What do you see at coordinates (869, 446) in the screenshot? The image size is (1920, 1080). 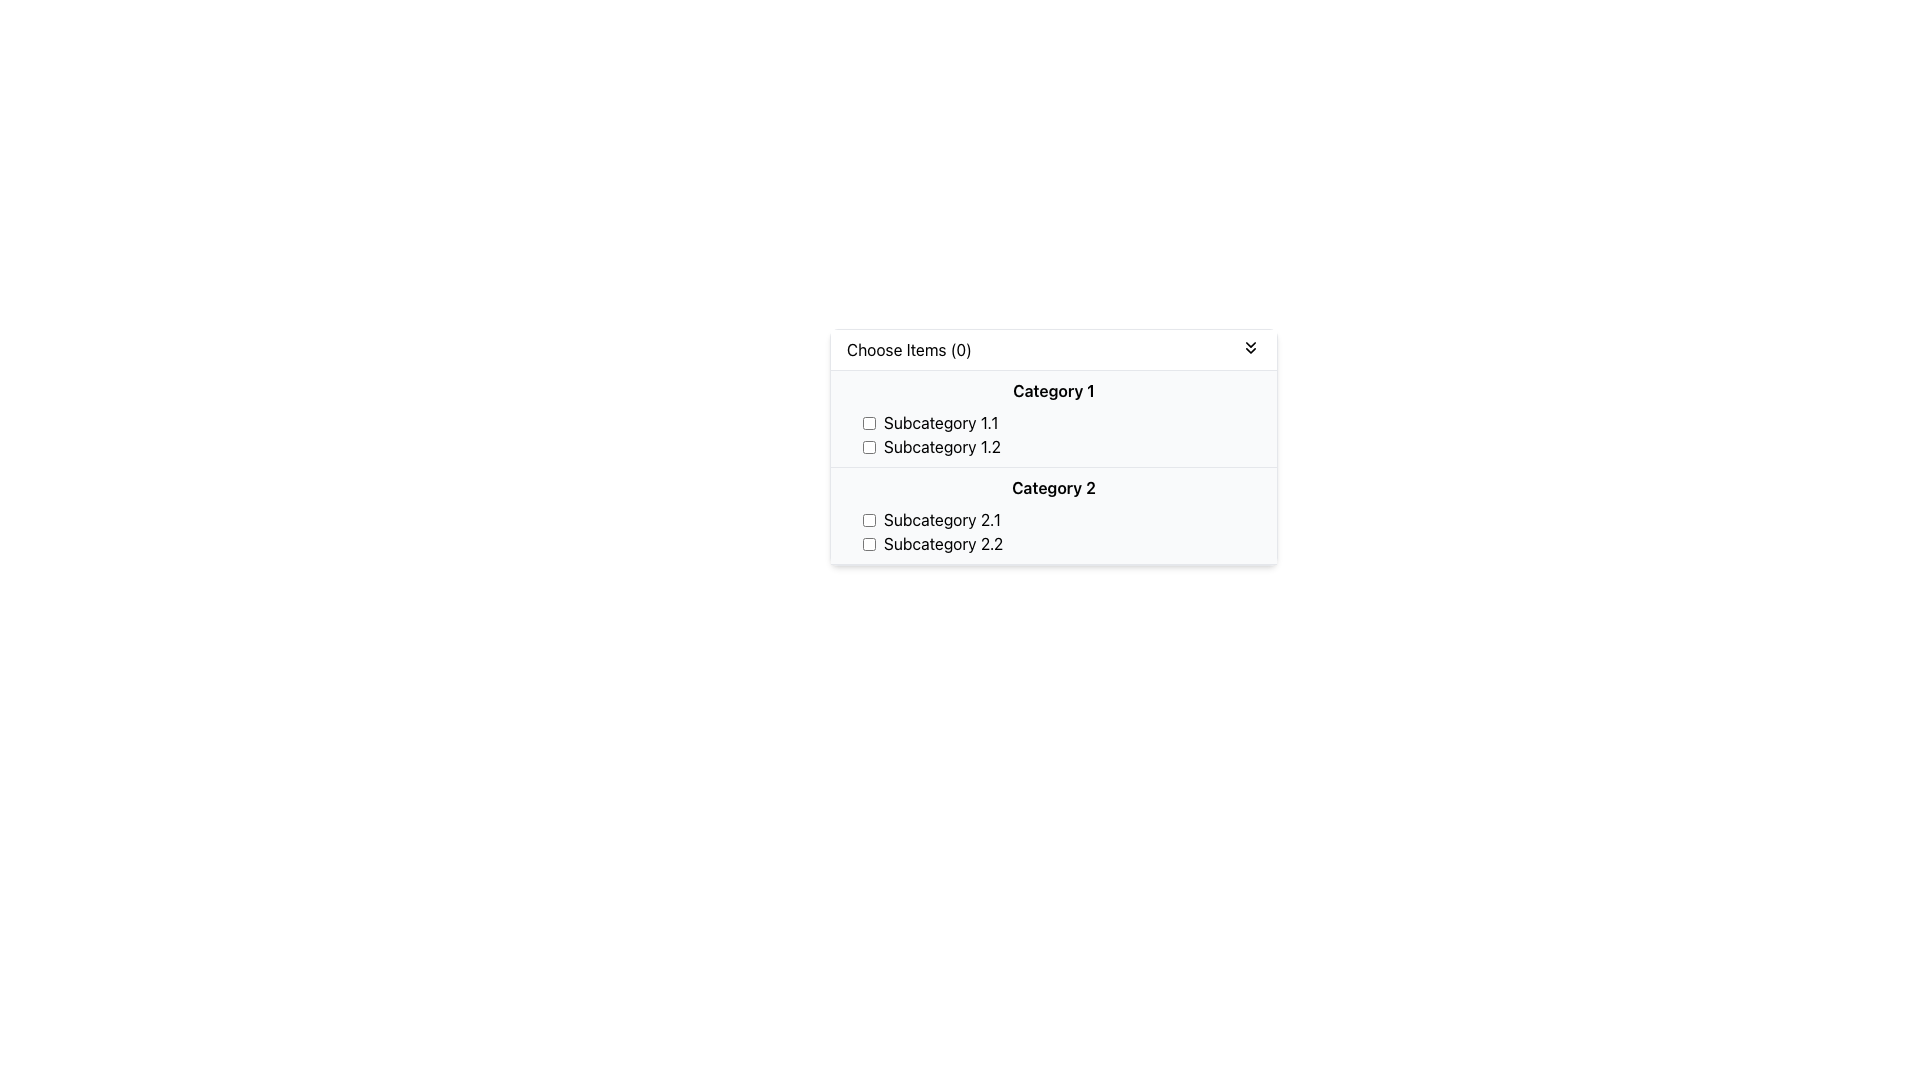 I see `the standard checkbox for 'Subcategory 1.2'` at bounding box center [869, 446].